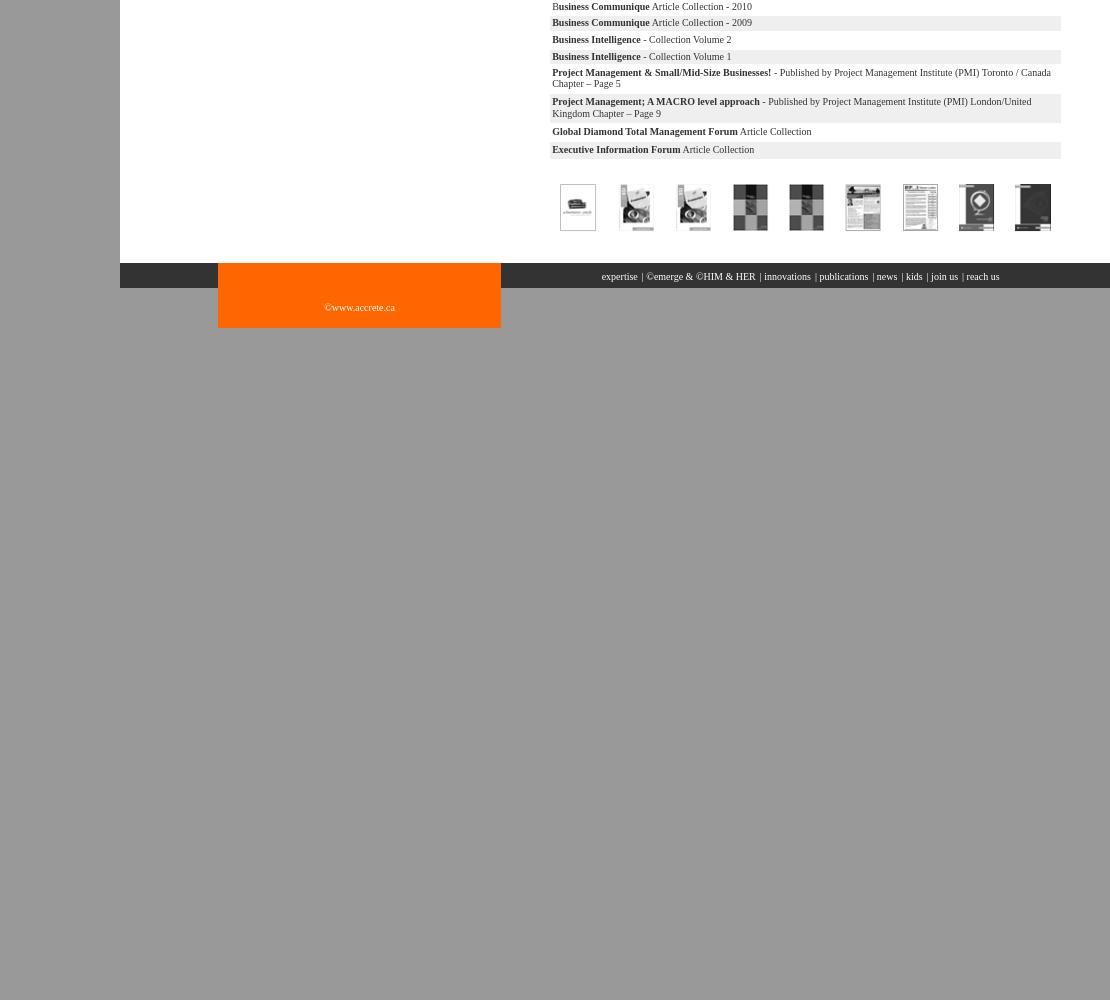 This screenshot has height=1000, width=1110. I want to click on 'Article
Collection - 2010', so click(699, 5).